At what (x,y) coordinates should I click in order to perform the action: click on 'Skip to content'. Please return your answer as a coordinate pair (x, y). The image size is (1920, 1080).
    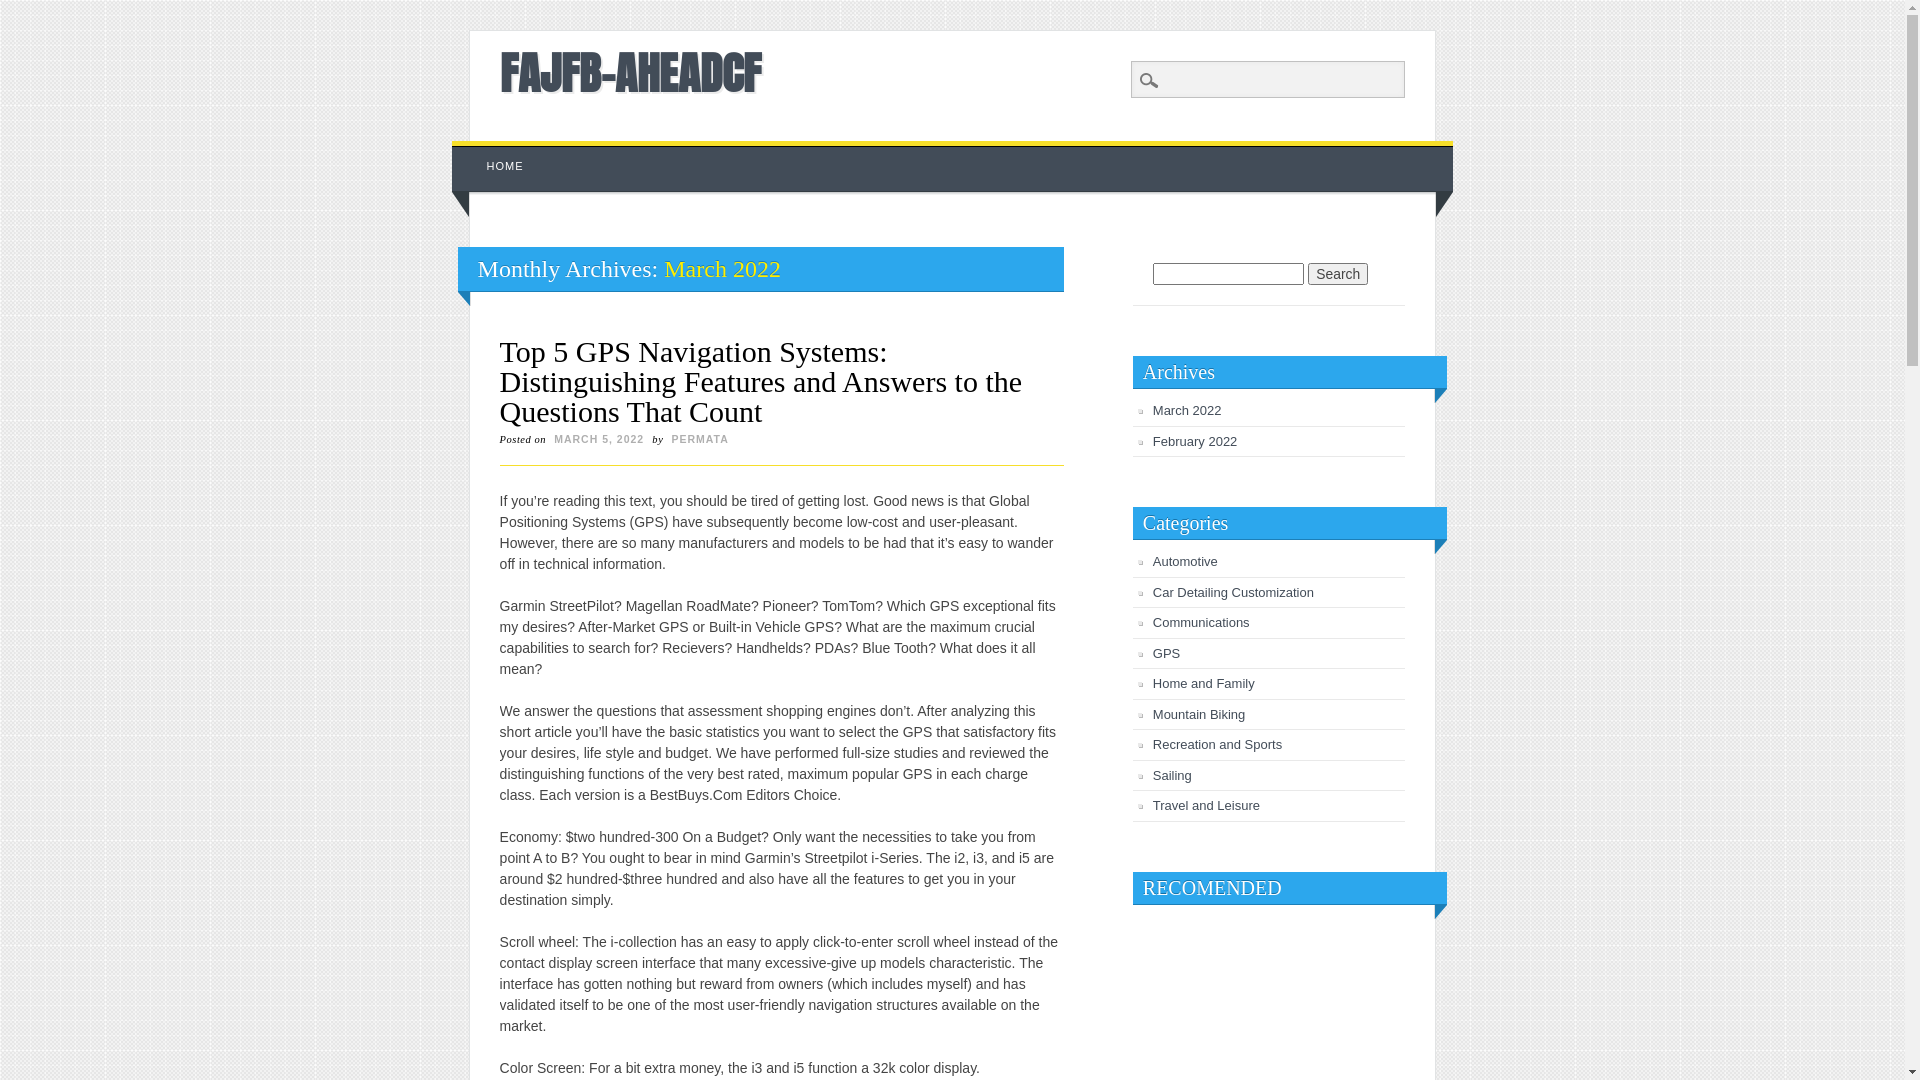
    Looking at the image, I should click on (498, 149).